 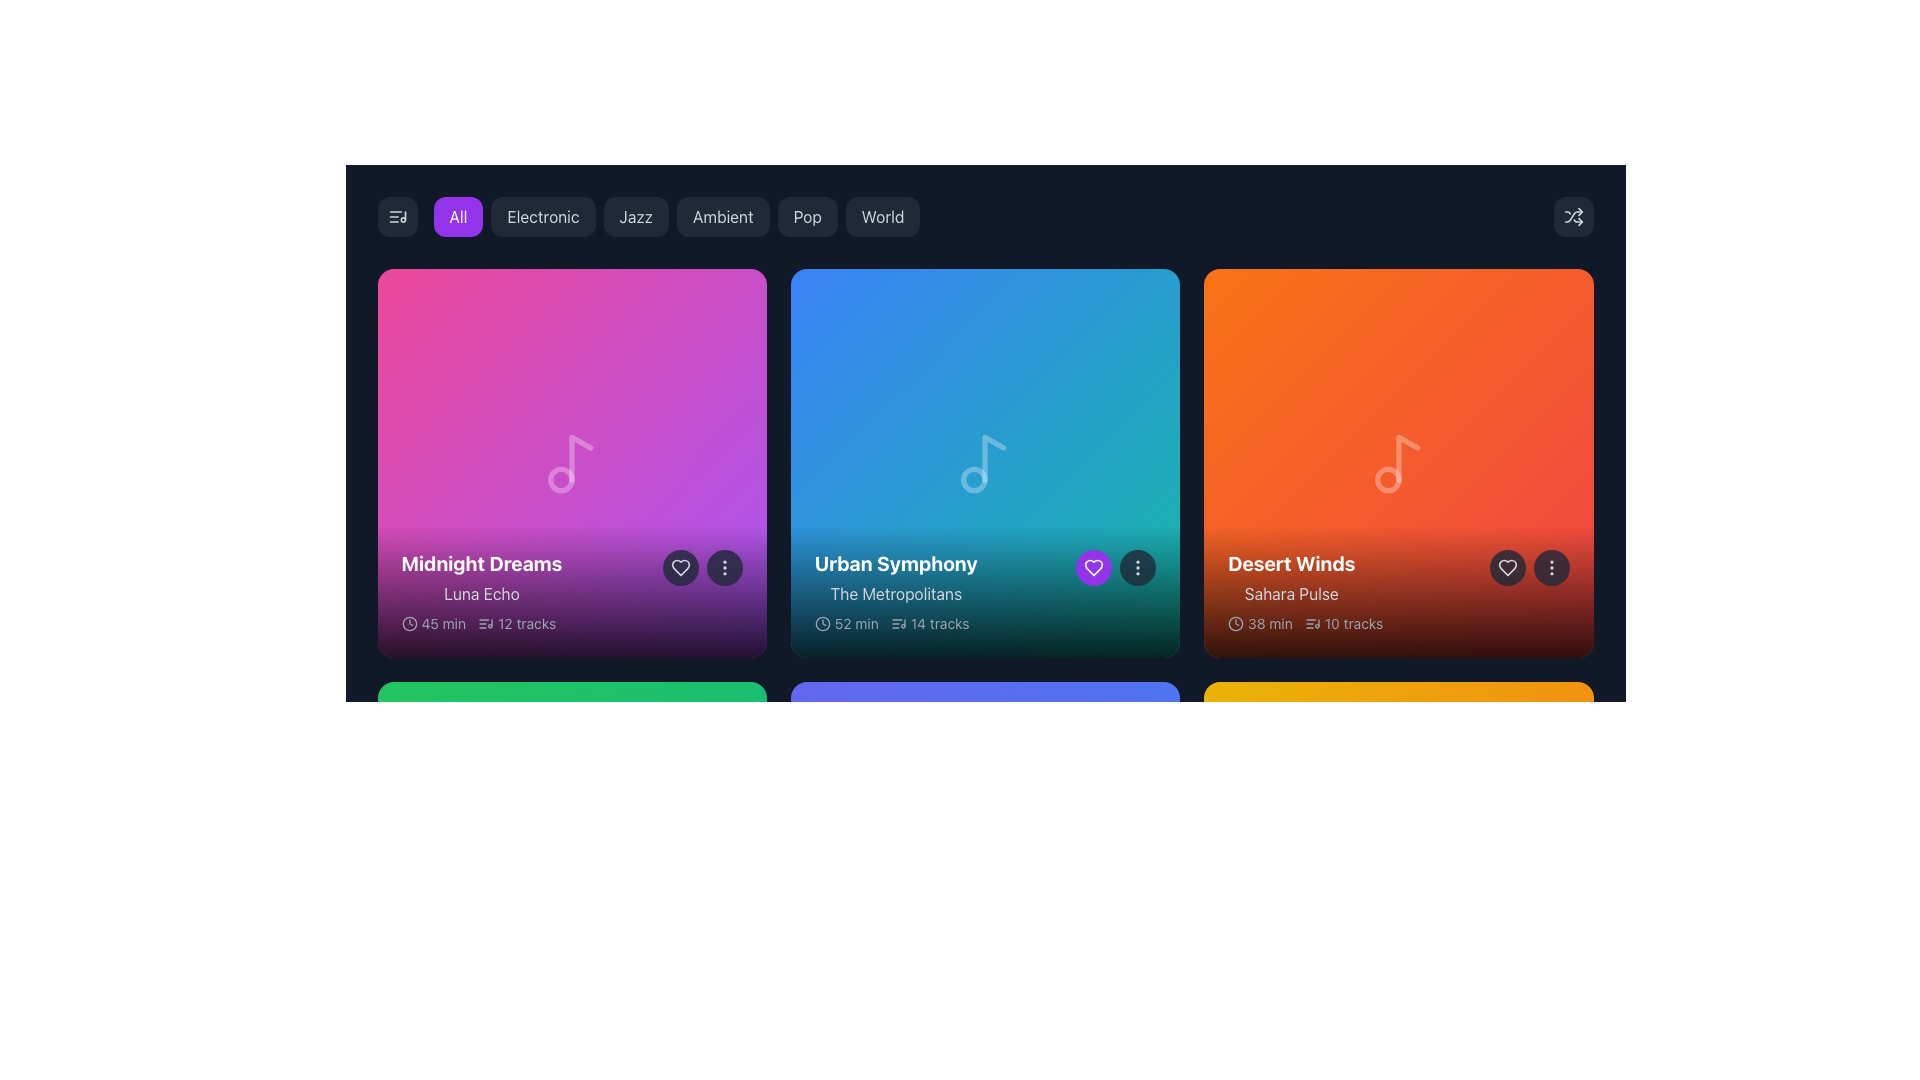 I want to click on the leftmost music list icon within the group that includes '14 tracks' text, located below the title 'Urban Symphony', so click(x=897, y=623).